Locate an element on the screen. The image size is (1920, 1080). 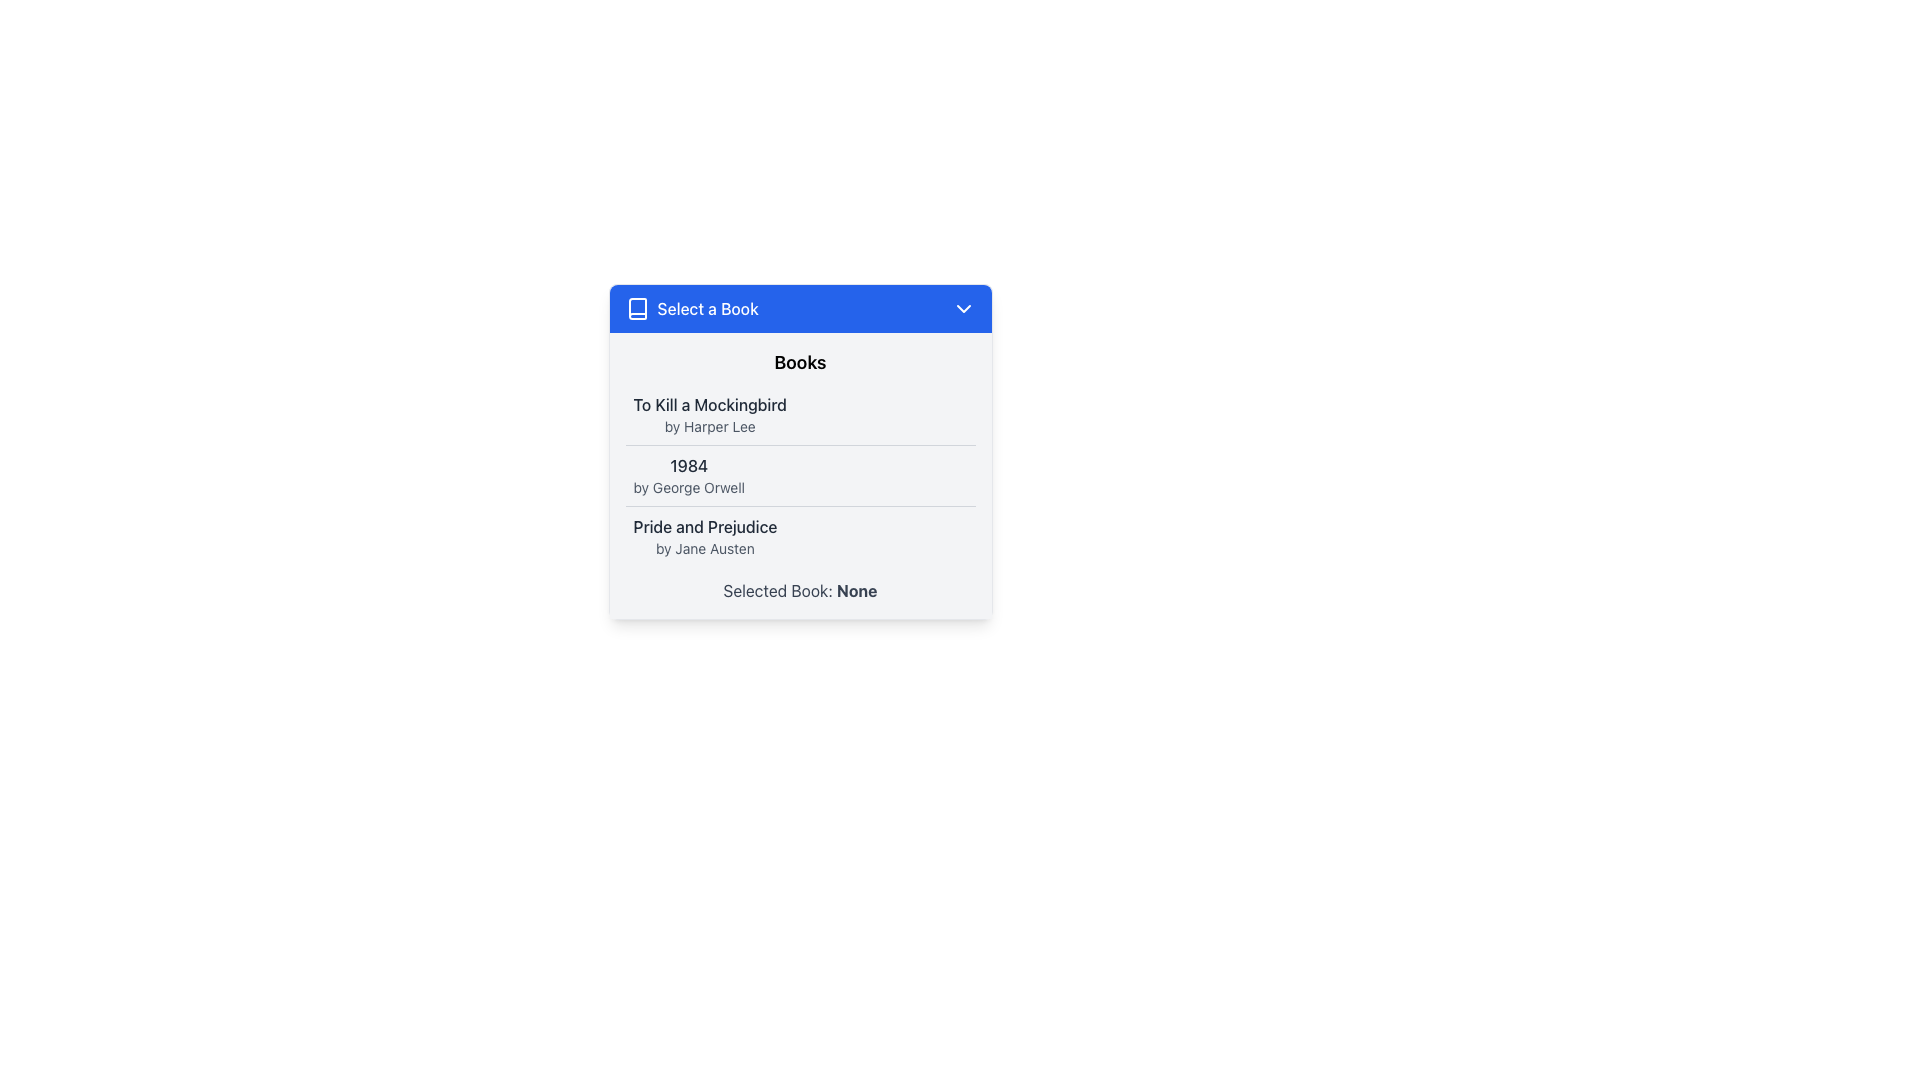
the book icon located in the blue header section labeled 'Select a Book', positioned to the left of the text is located at coordinates (636, 308).